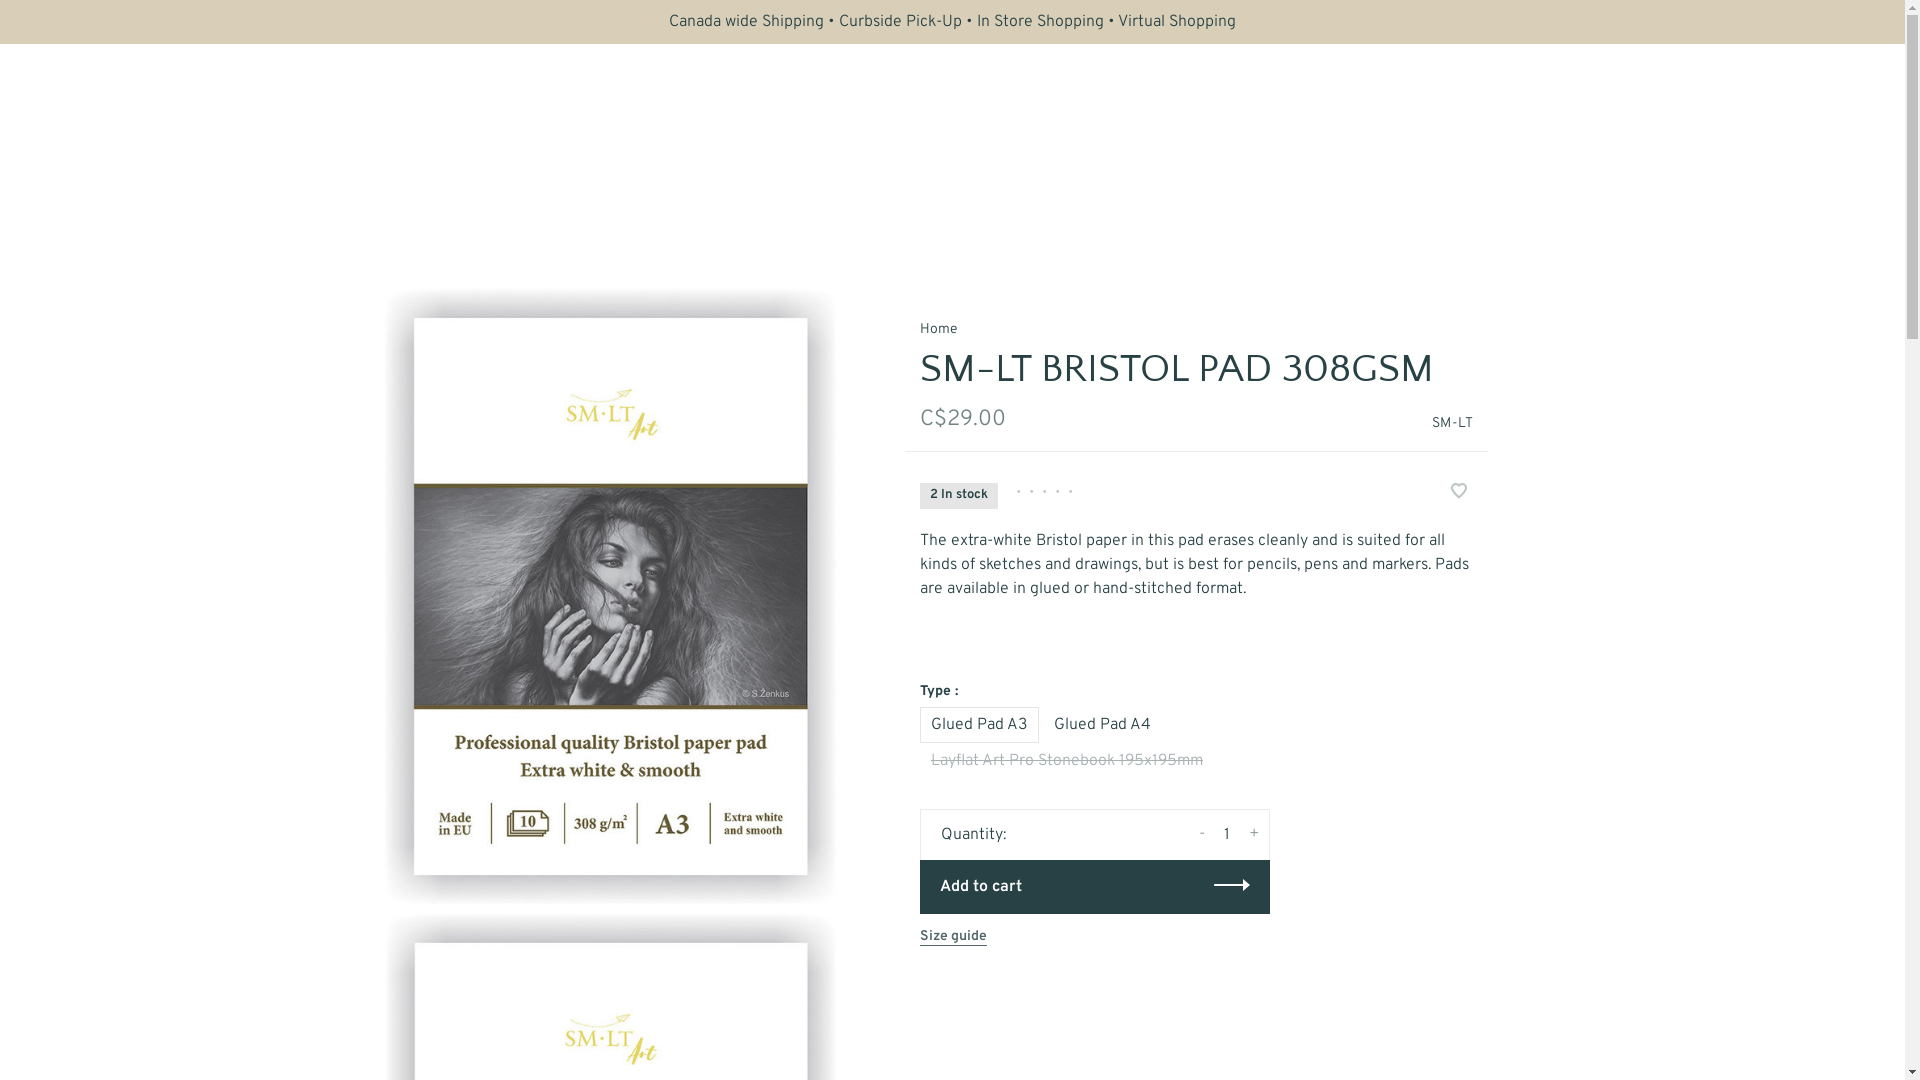 The width and height of the screenshot is (1920, 1080). I want to click on 'Glued Pad A3', so click(979, 724).